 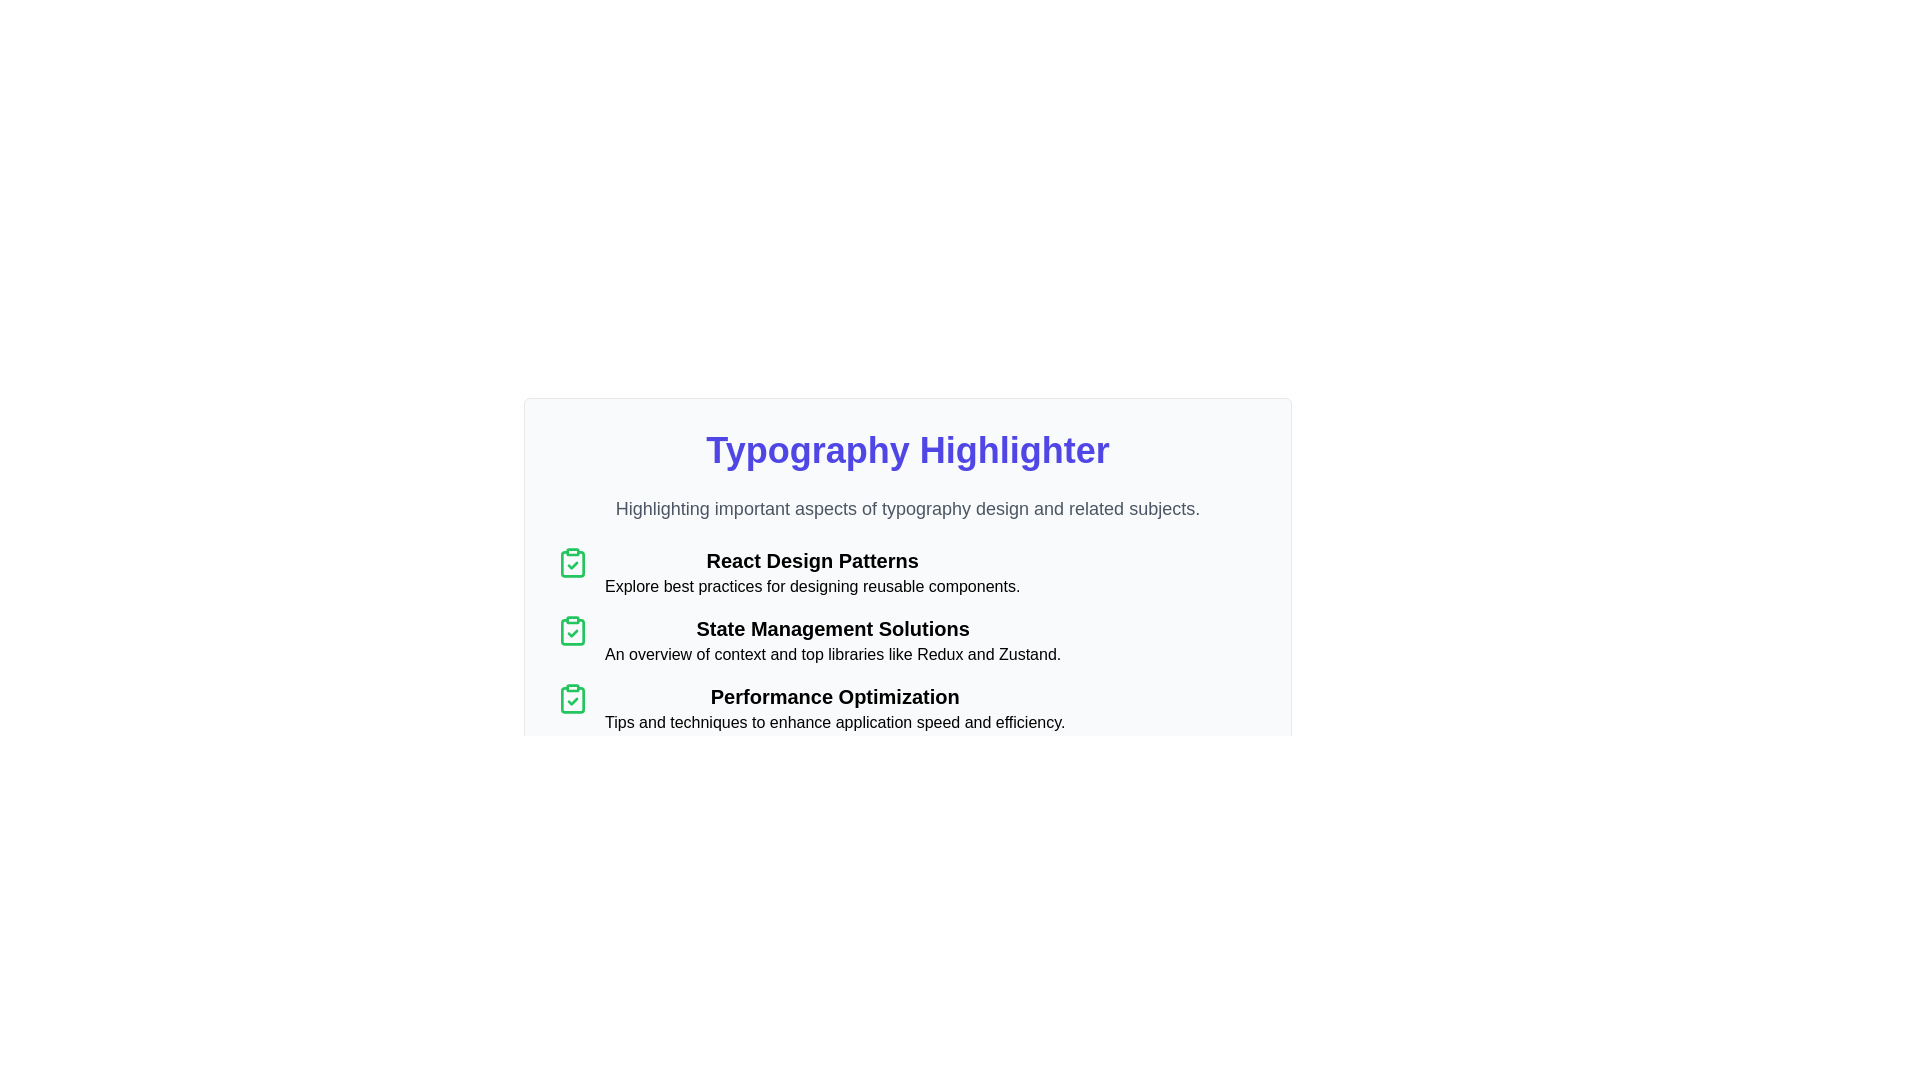 I want to click on the clipboard icon, which is part of an SVG icon located to the left of the 'React Design Patterns' text, so click(x=571, y=563).